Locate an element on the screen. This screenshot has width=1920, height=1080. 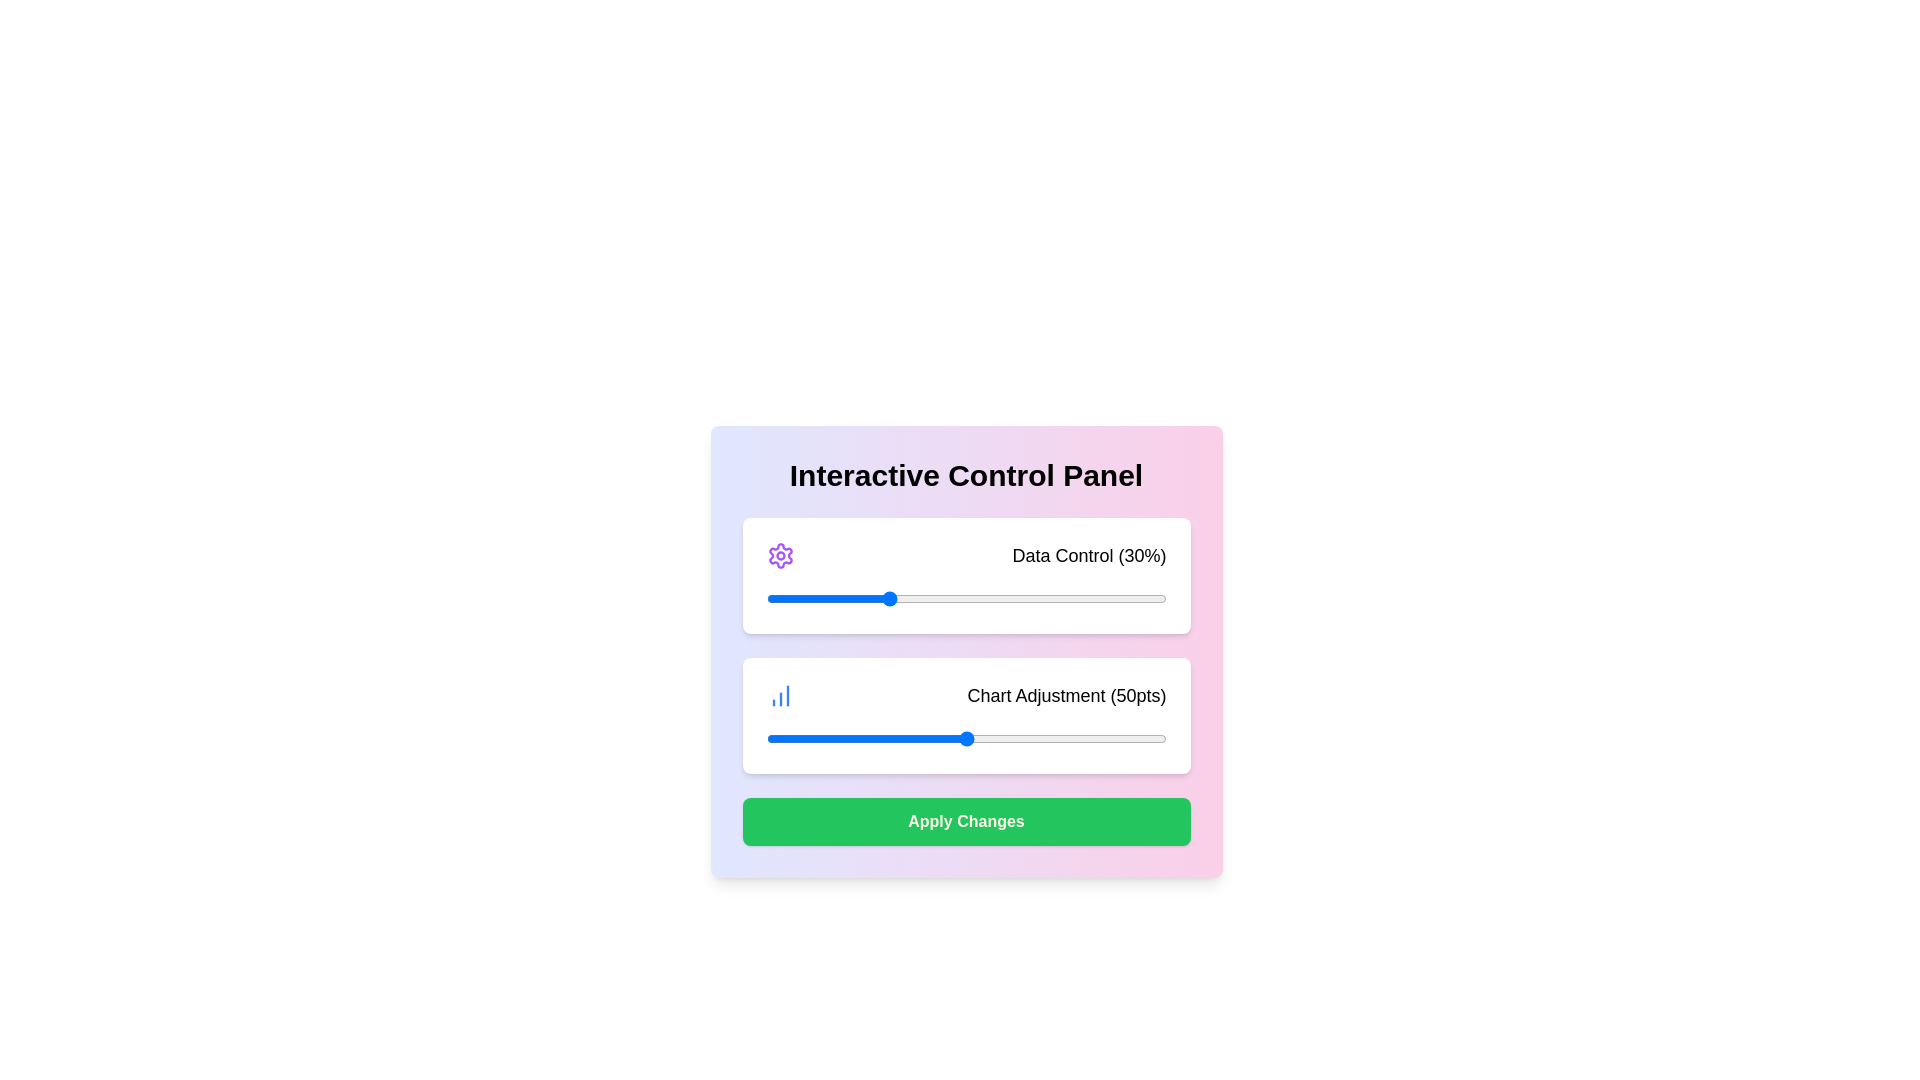
the 'Data Control' slider to 21% is located at coordinates (850, 597).